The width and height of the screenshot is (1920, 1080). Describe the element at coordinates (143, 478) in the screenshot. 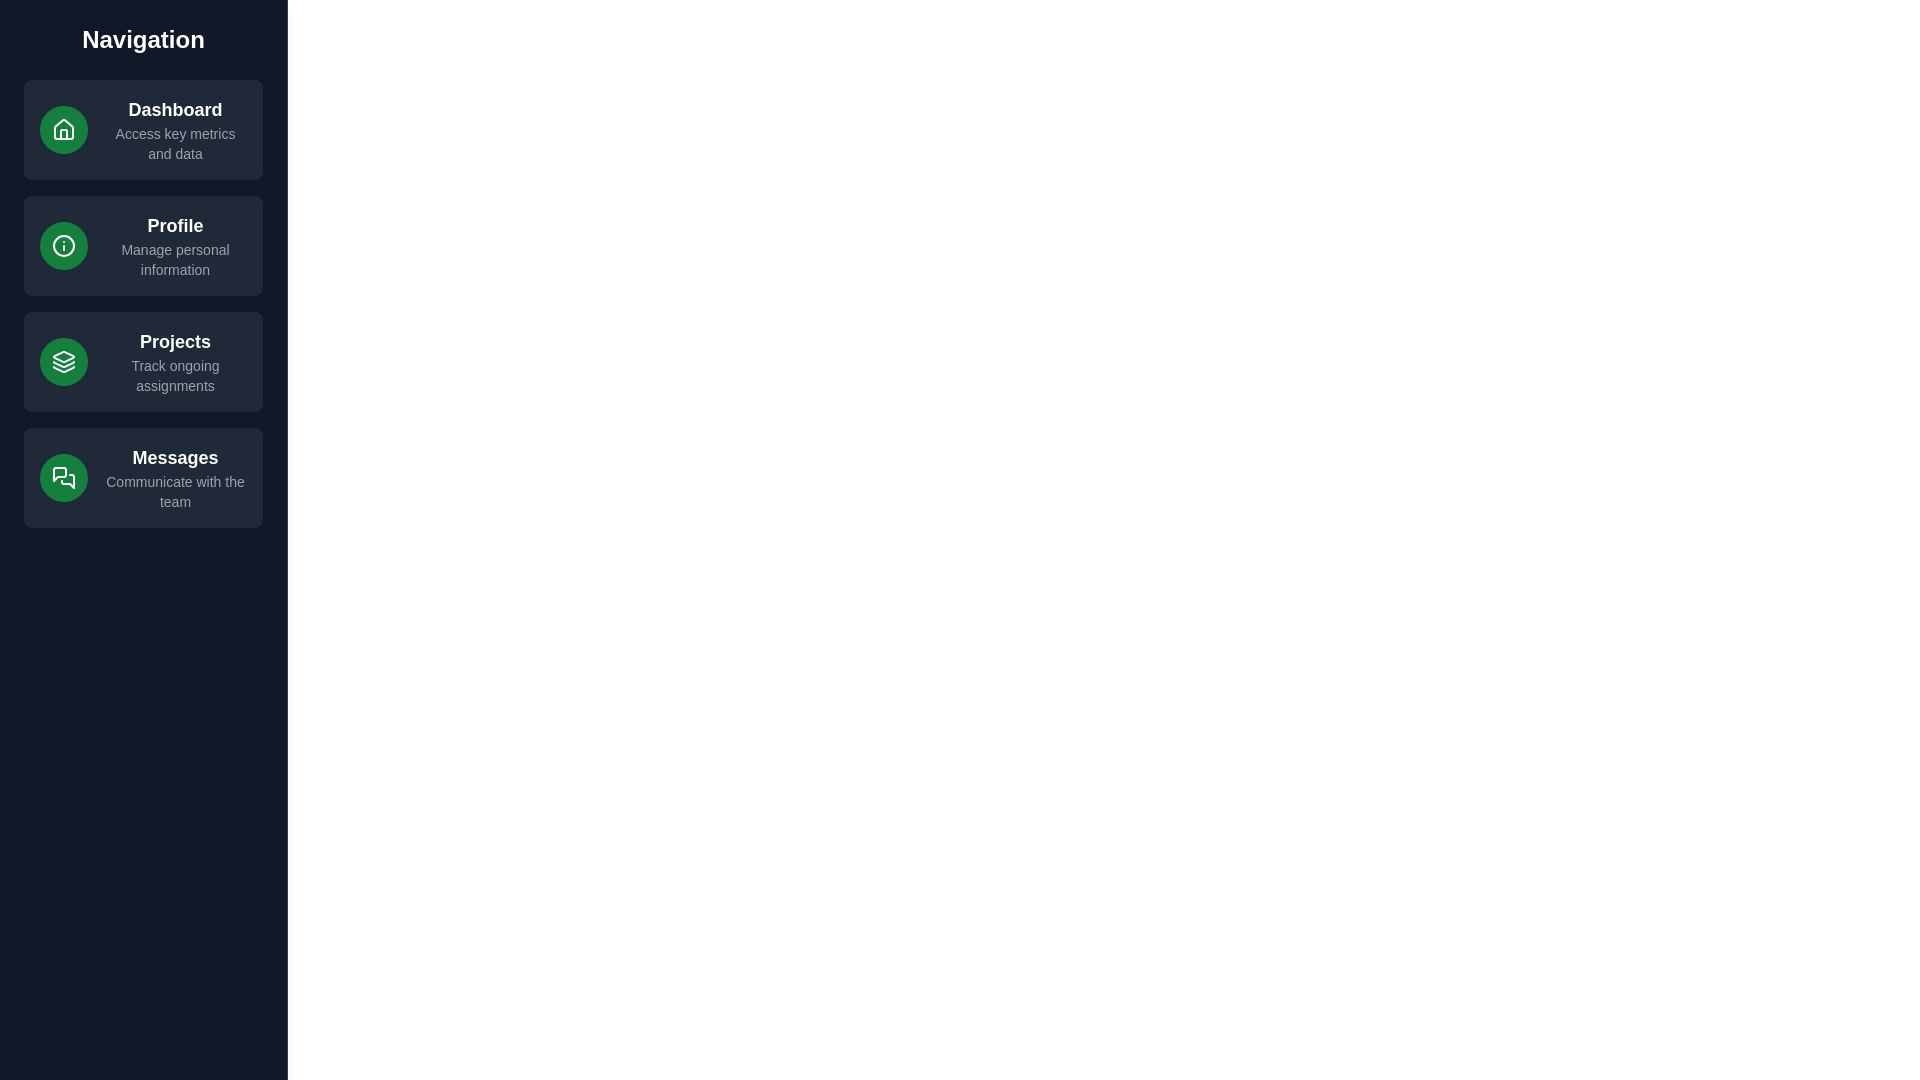

I see `the navigation item Messages to access its section` at that location.